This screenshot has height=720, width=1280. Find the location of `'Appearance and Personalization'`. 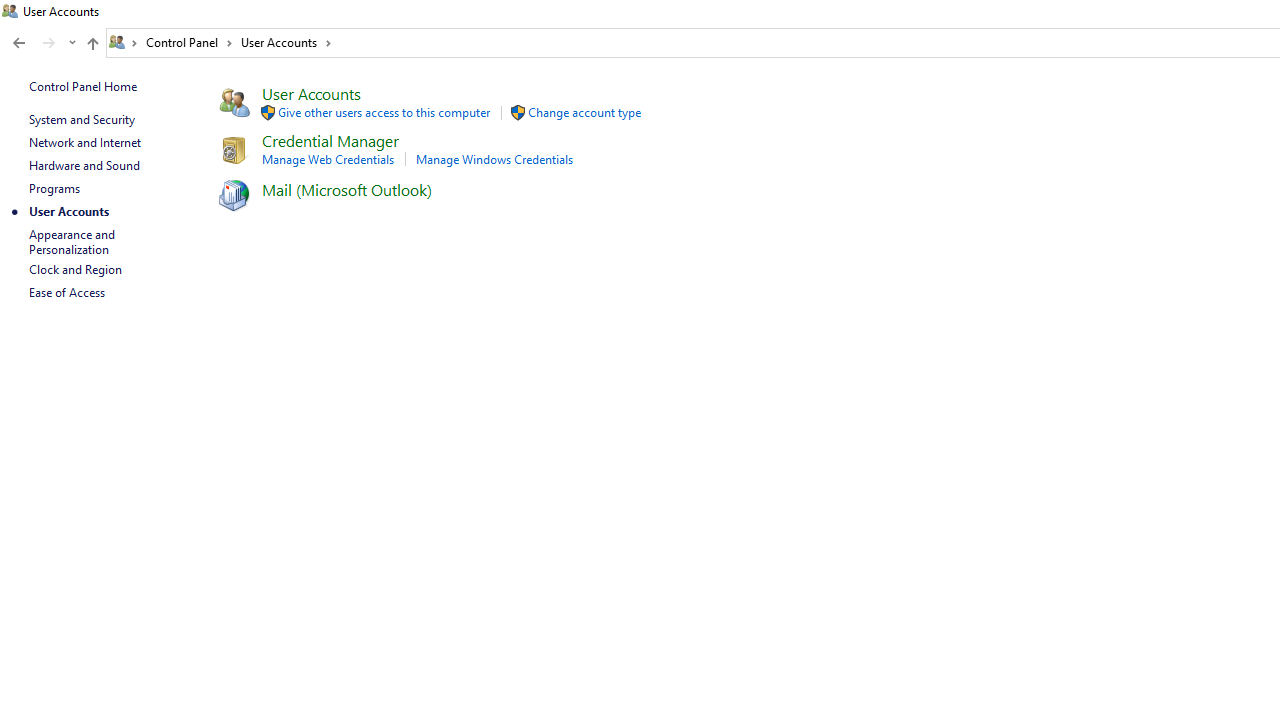

'Appearance and Personalization' is located at coordinates (73, 240).